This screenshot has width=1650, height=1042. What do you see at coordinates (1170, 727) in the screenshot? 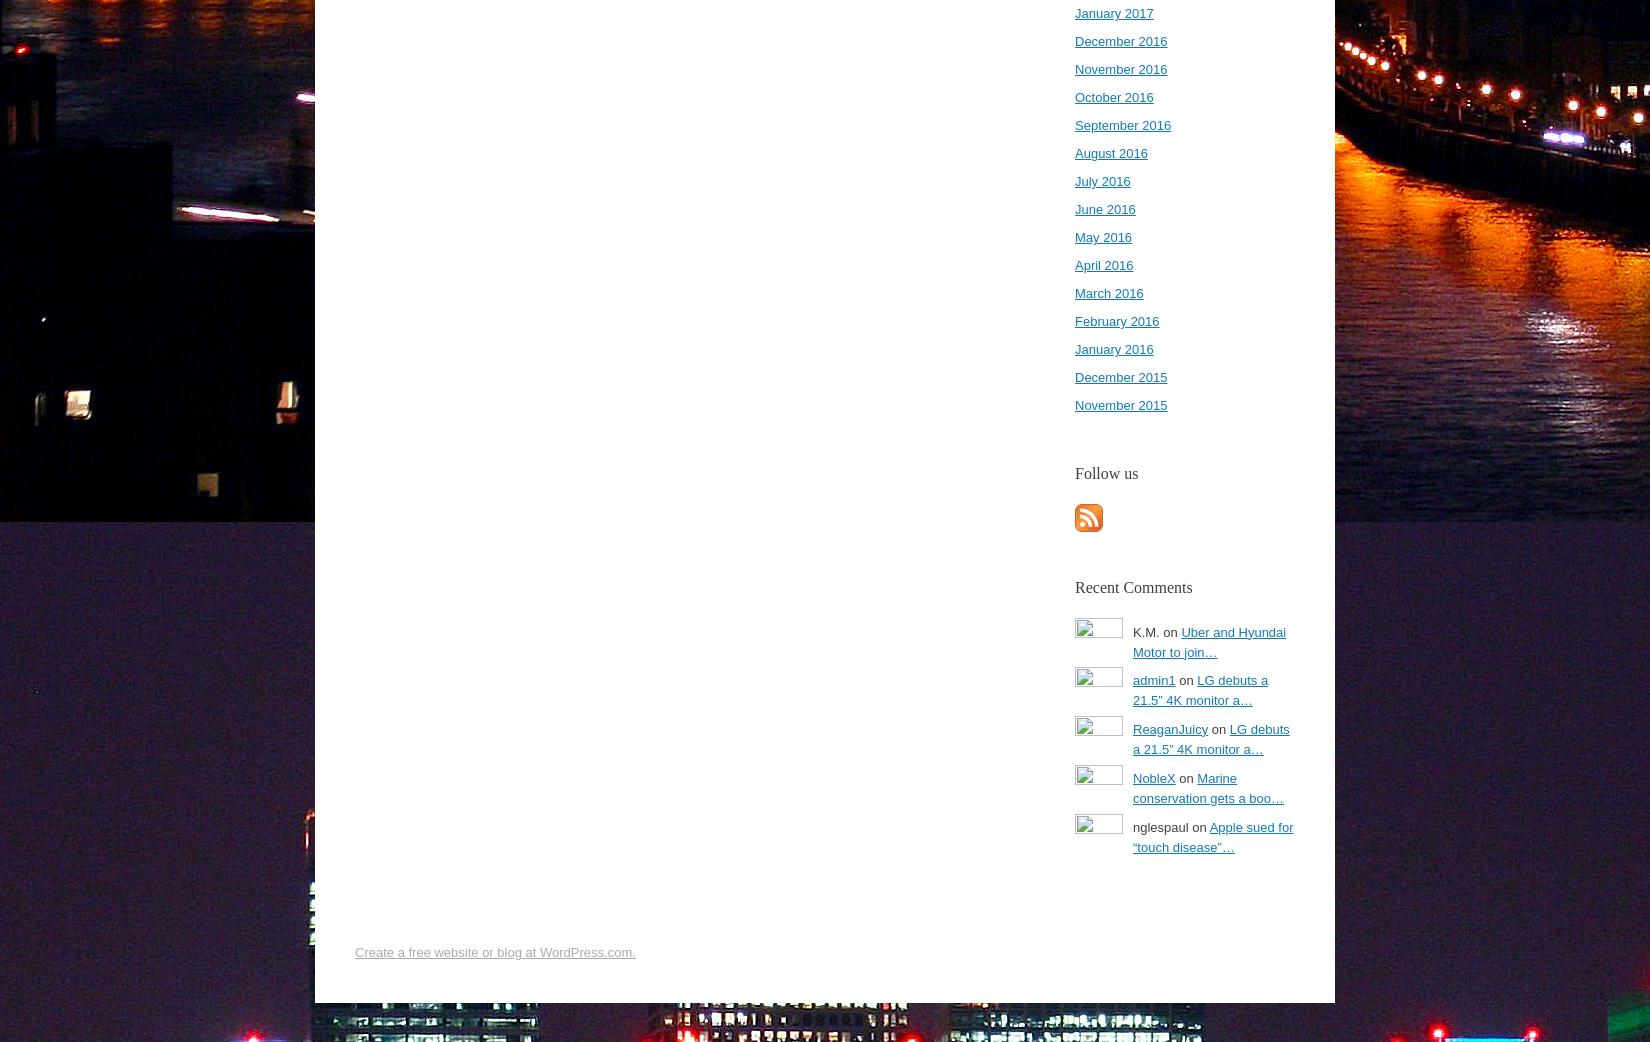
I see `'ReaganJuicy'` at bounding box center [1170, 727].